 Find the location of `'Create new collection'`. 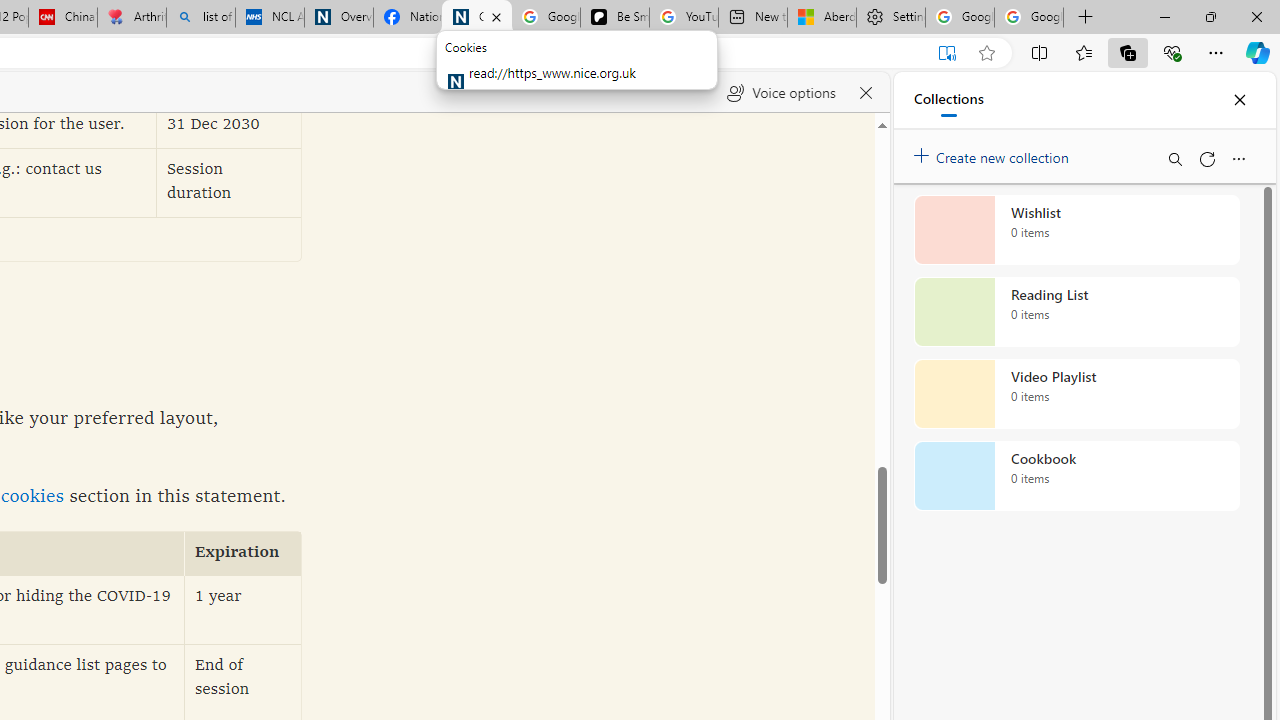

'Create new collection' is located at coordinates (995, 152).